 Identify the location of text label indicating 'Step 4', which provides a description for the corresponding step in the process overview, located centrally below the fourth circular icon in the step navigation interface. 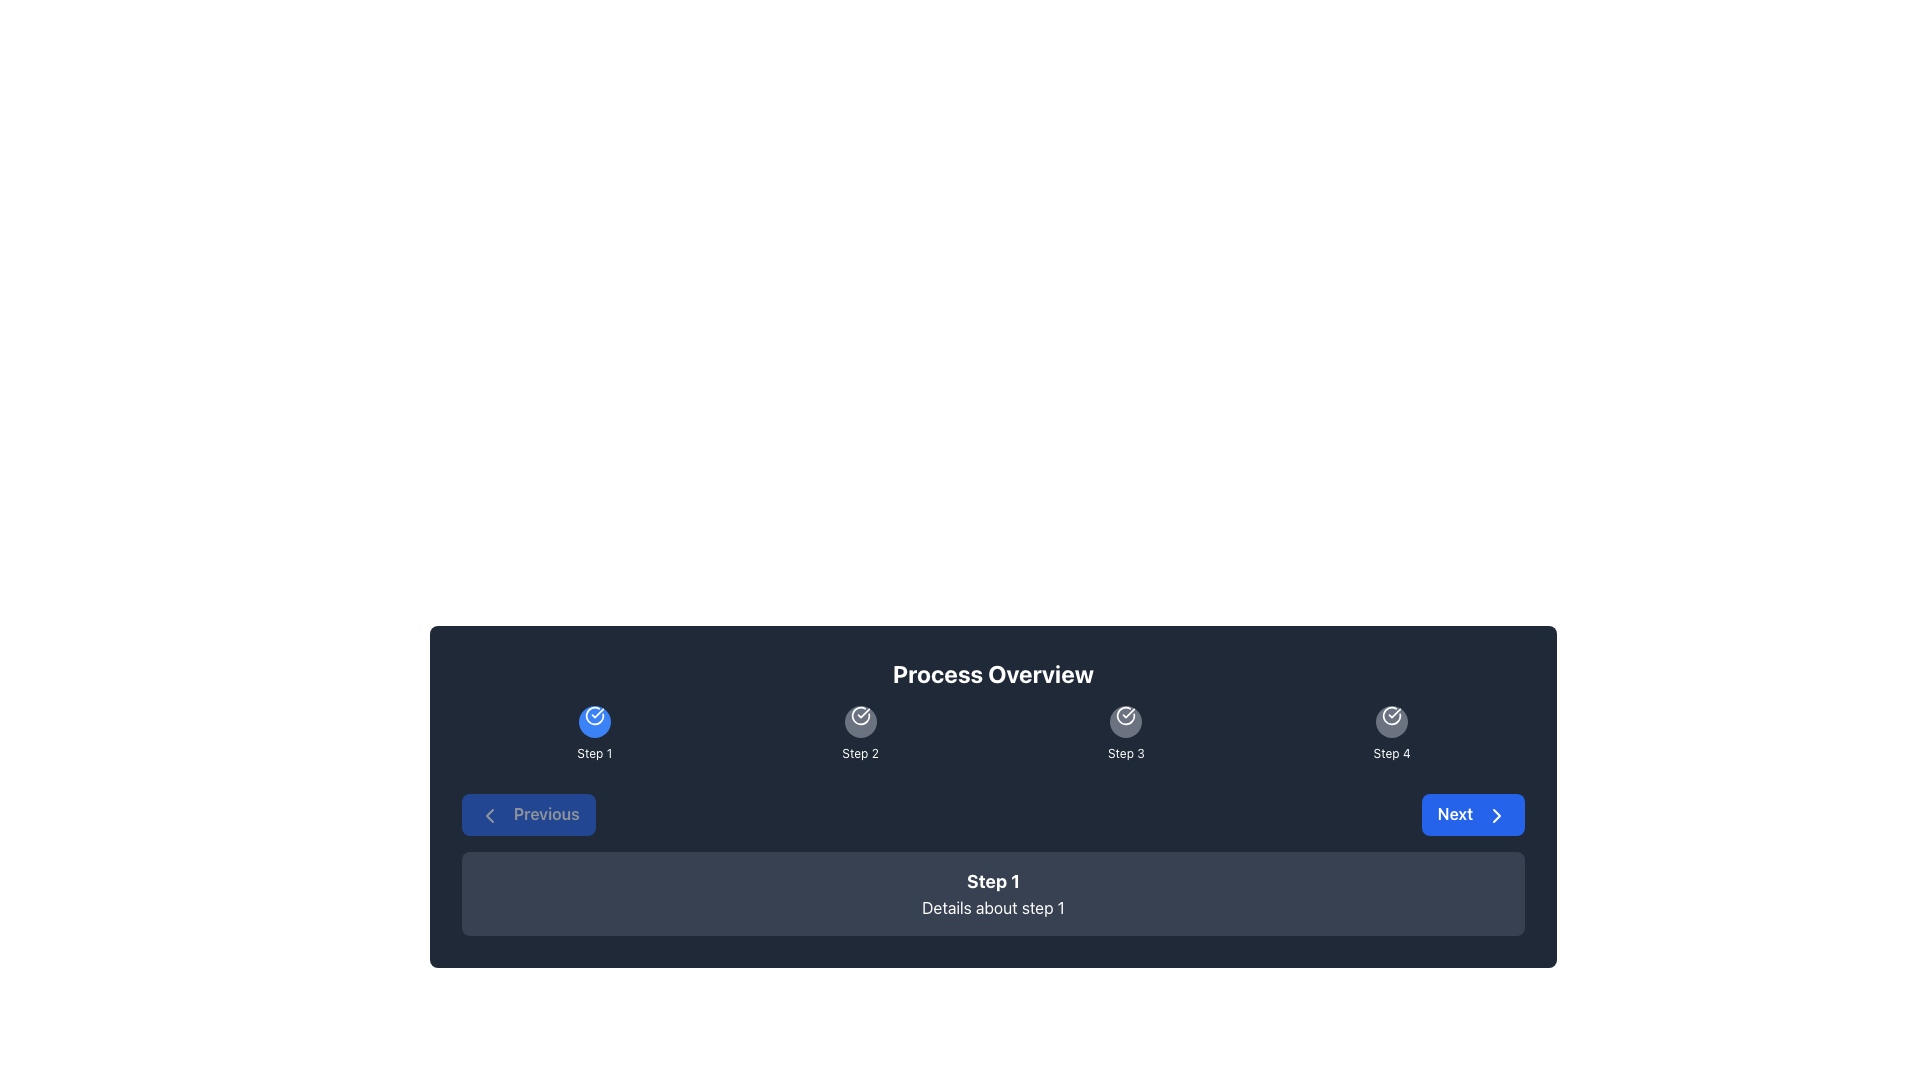
(1391, 753).